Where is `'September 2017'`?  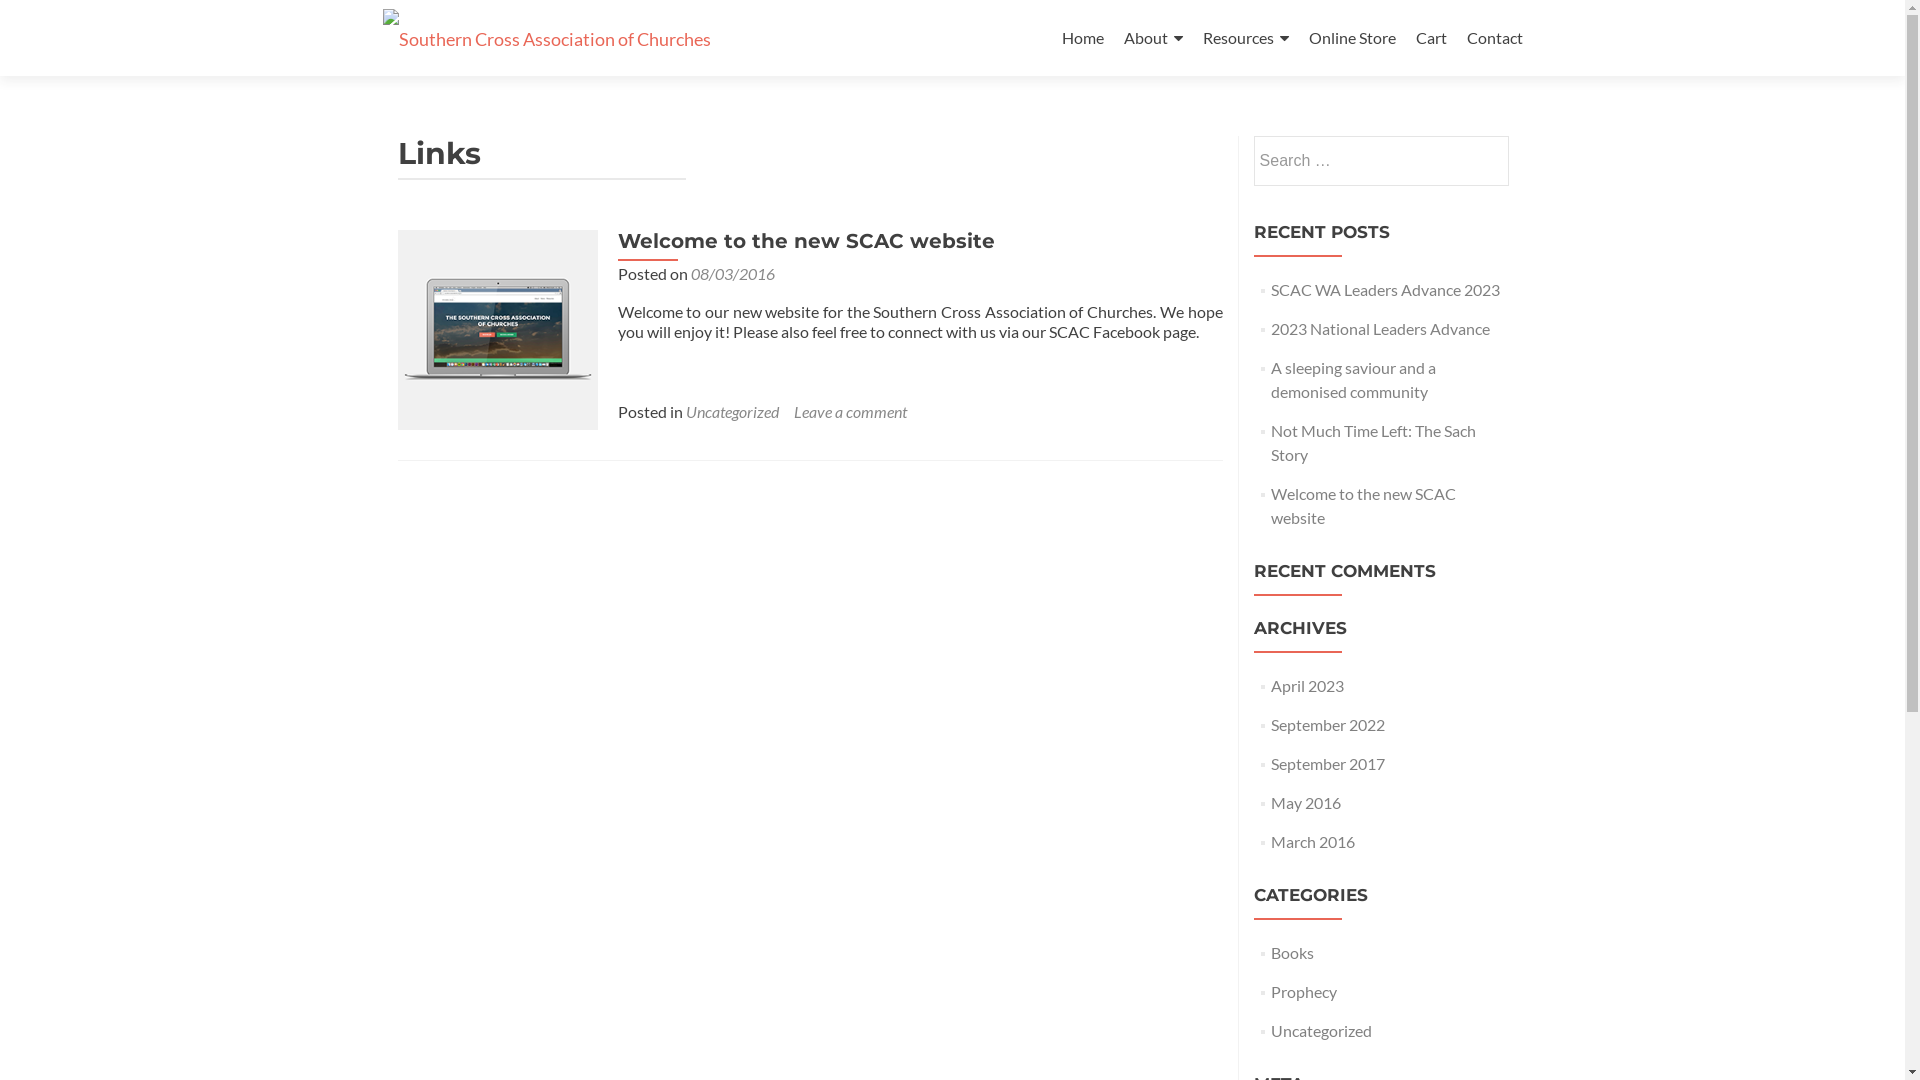
'September 2017' is located at coordinates (1328, 763).